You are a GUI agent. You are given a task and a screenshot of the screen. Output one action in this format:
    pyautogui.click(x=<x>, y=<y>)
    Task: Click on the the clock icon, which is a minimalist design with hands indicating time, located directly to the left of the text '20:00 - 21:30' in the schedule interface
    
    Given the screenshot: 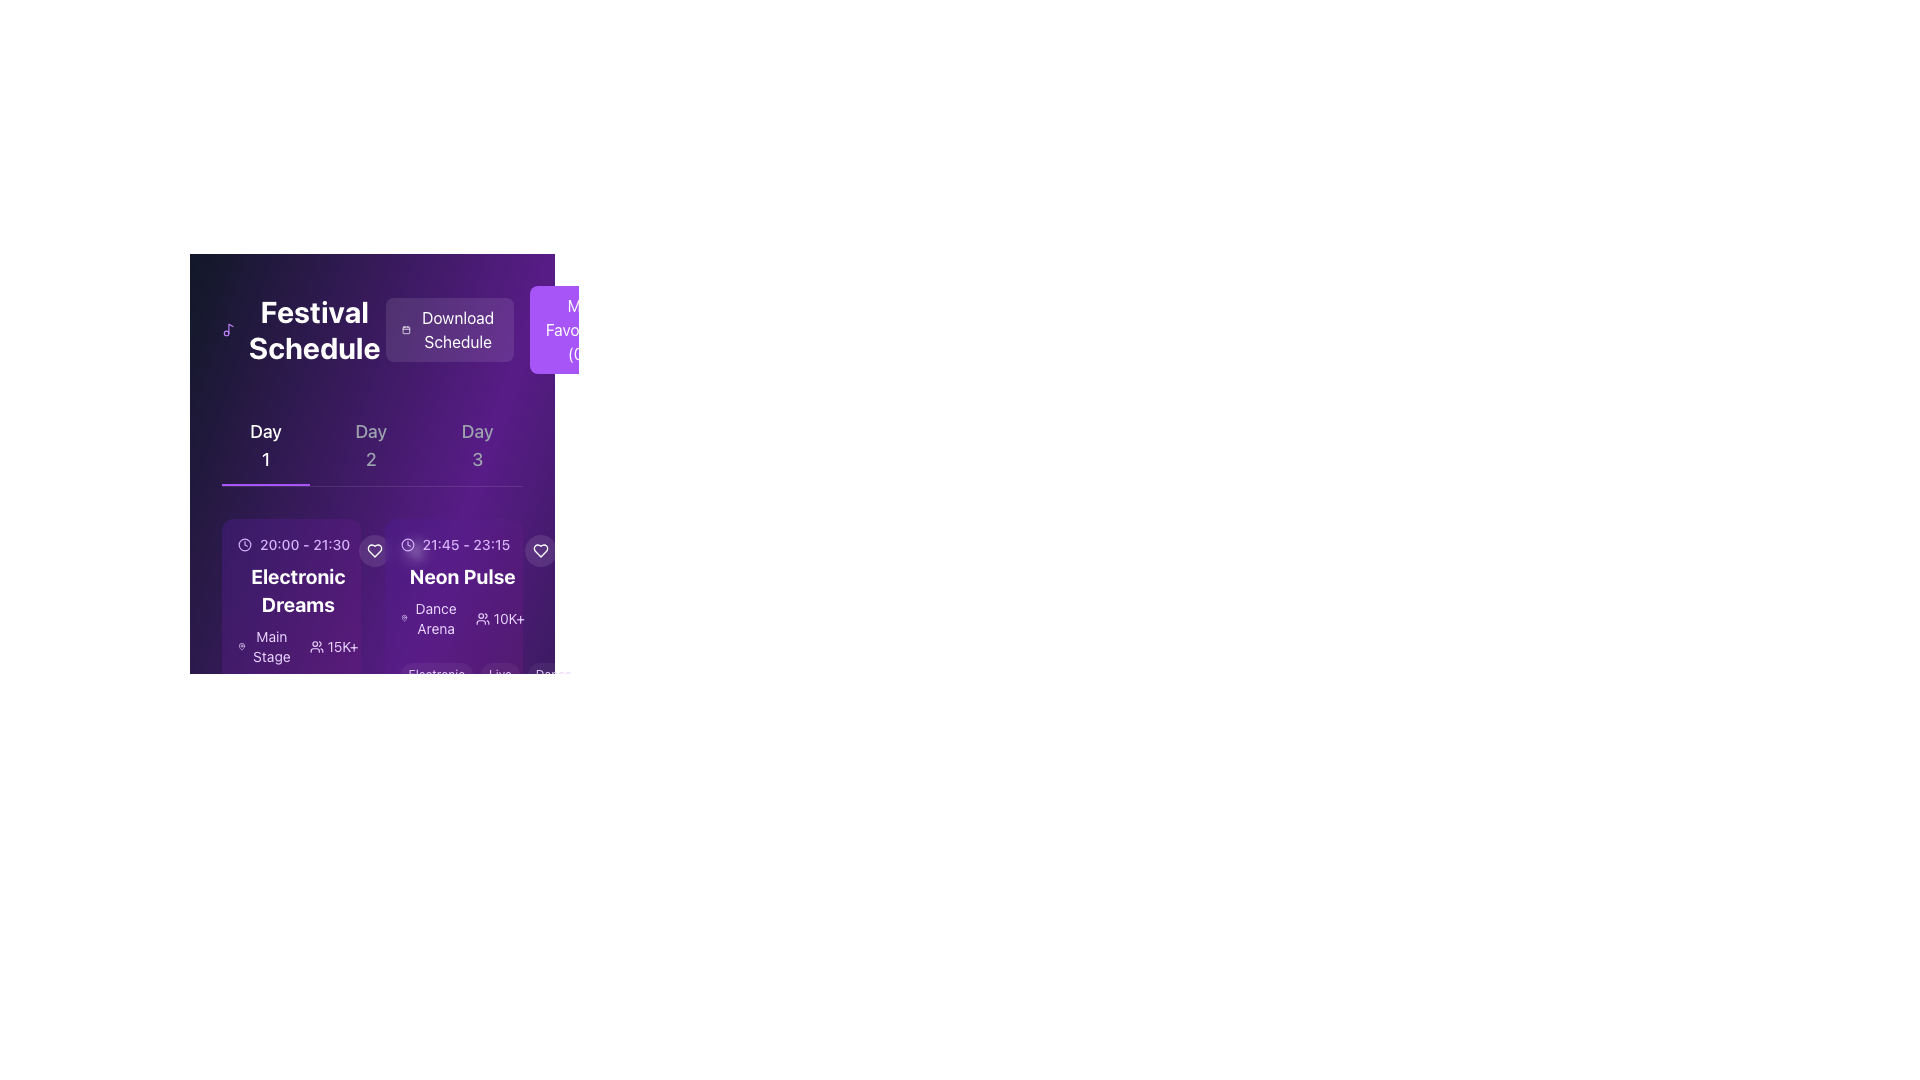 What is the action you would take?
    pyautogui.click(x=243, y=544)
    